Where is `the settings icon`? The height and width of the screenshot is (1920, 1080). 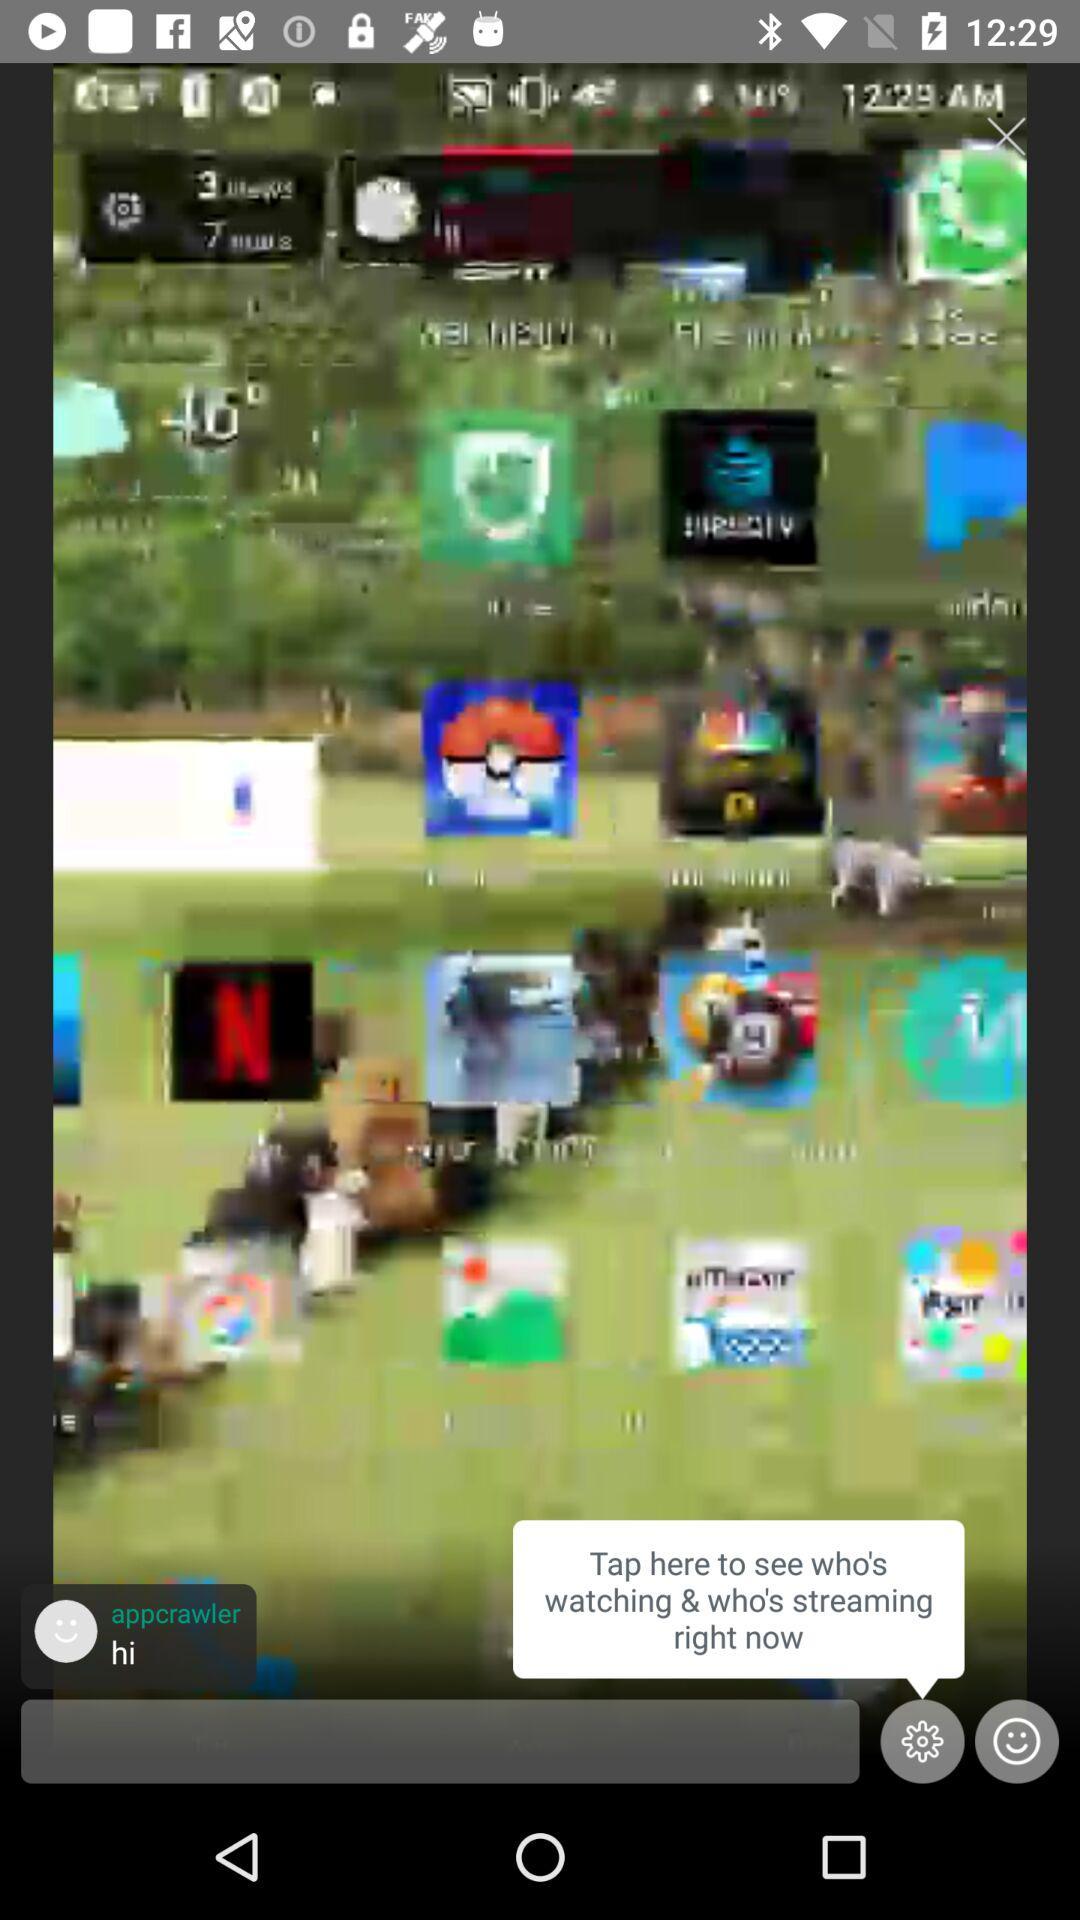
the settings icon is located at coordinates (922, 1740).